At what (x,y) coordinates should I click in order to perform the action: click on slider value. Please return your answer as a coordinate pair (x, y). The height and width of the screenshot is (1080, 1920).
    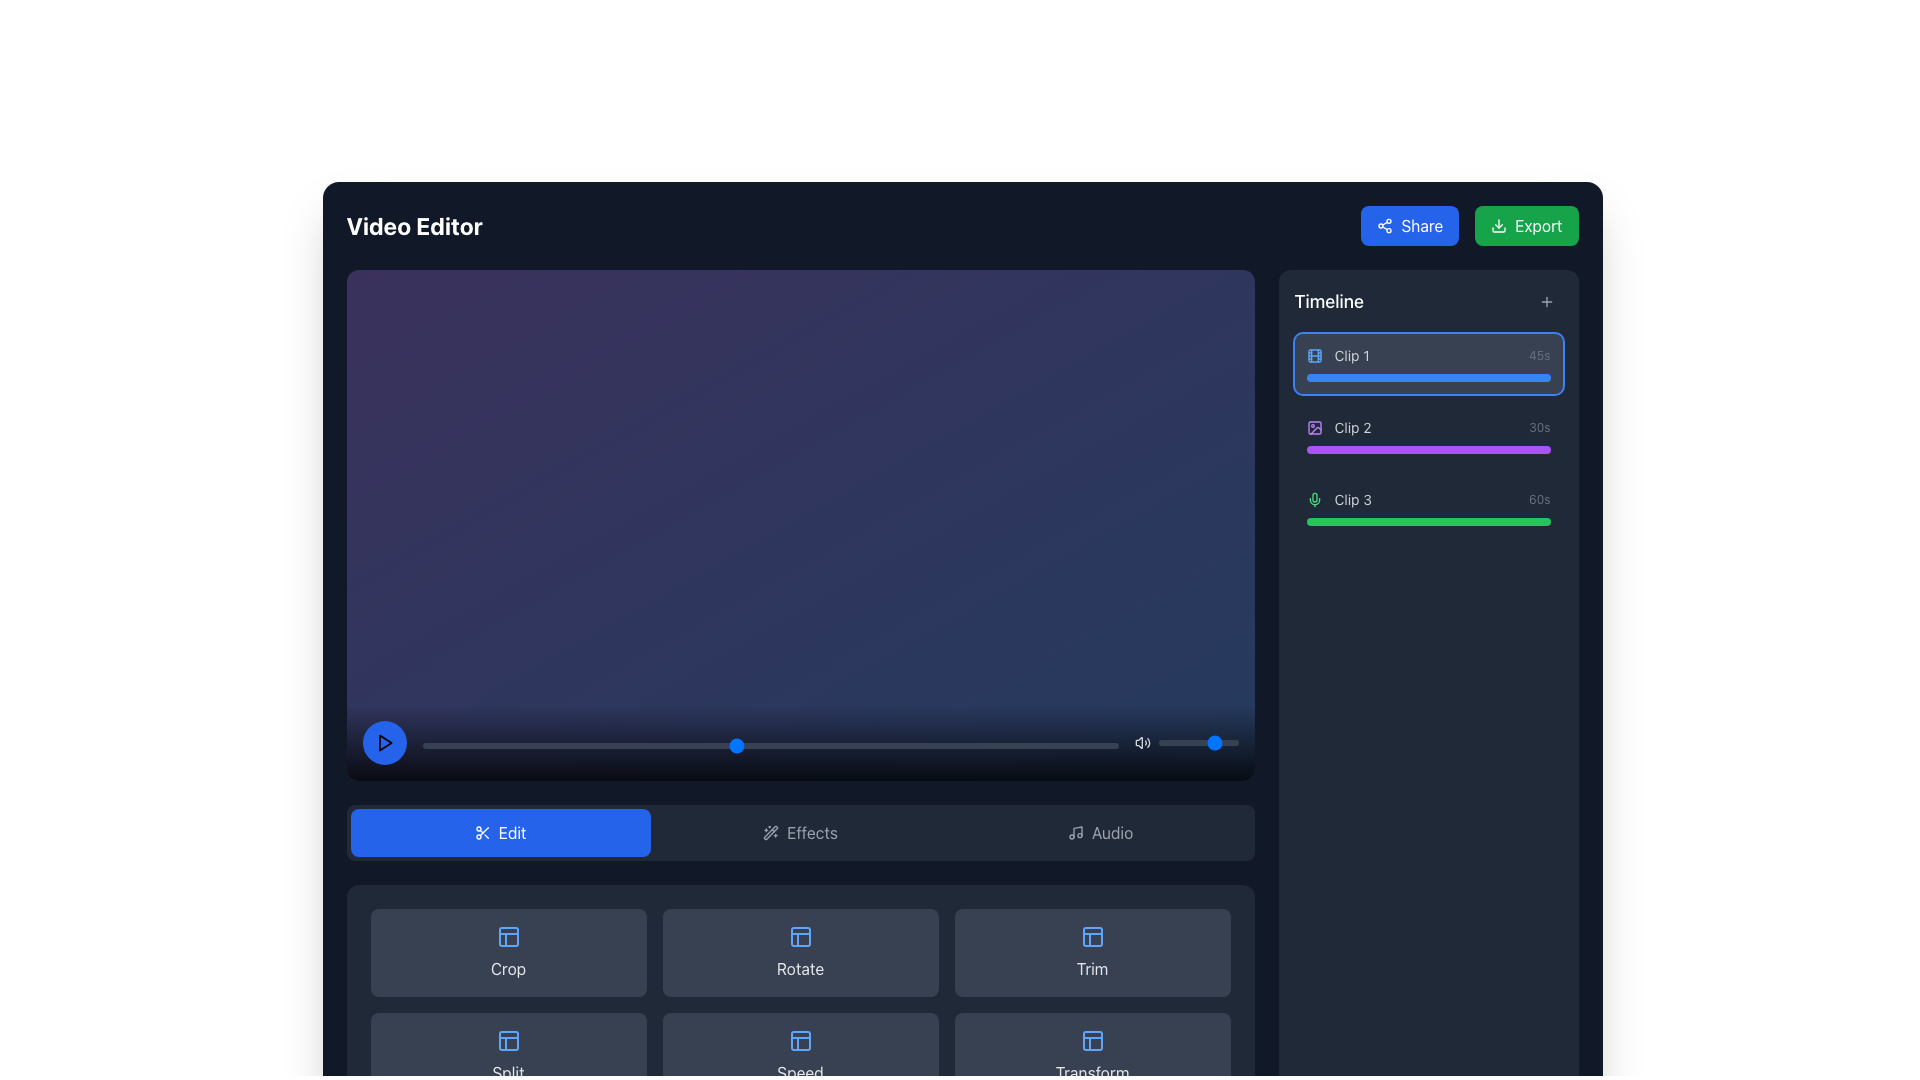
    Looking at the image, I should click on (1103, 744).